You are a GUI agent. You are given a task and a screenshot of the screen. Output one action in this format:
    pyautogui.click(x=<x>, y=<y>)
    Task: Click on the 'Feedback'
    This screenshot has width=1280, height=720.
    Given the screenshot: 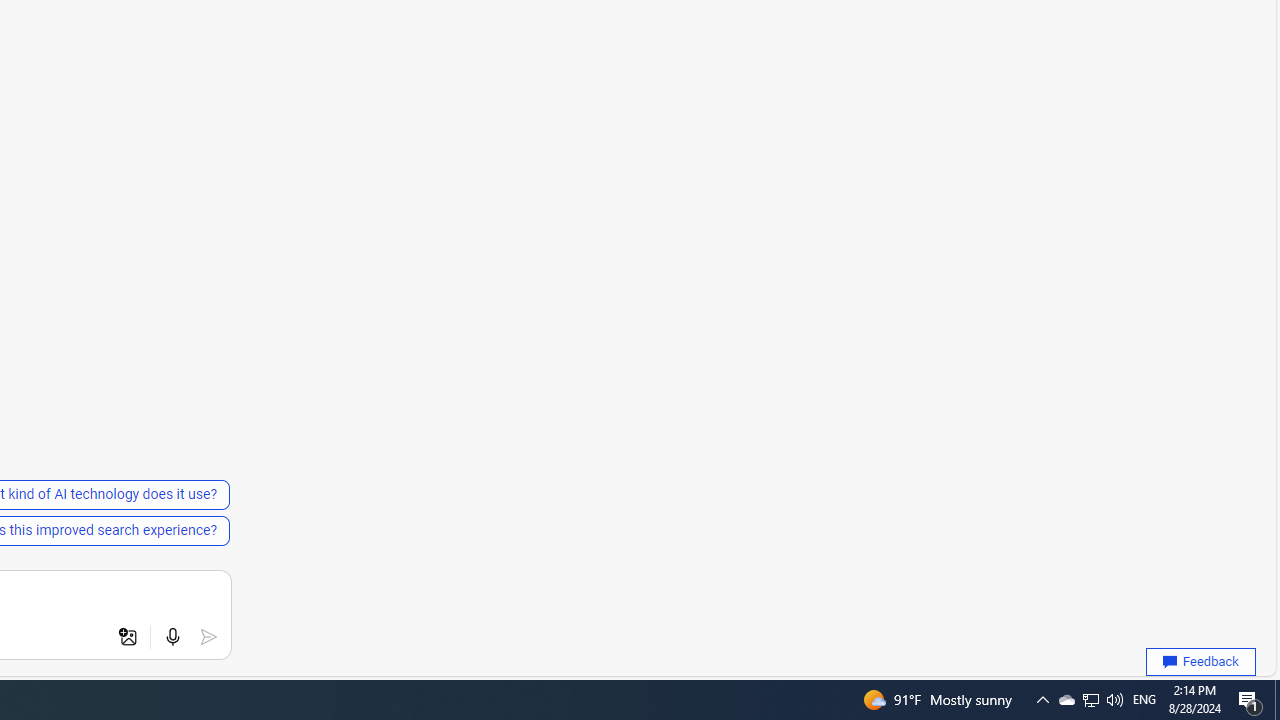 What is the action you would take?
    pyautogui.click(x=1200, y=662)
    